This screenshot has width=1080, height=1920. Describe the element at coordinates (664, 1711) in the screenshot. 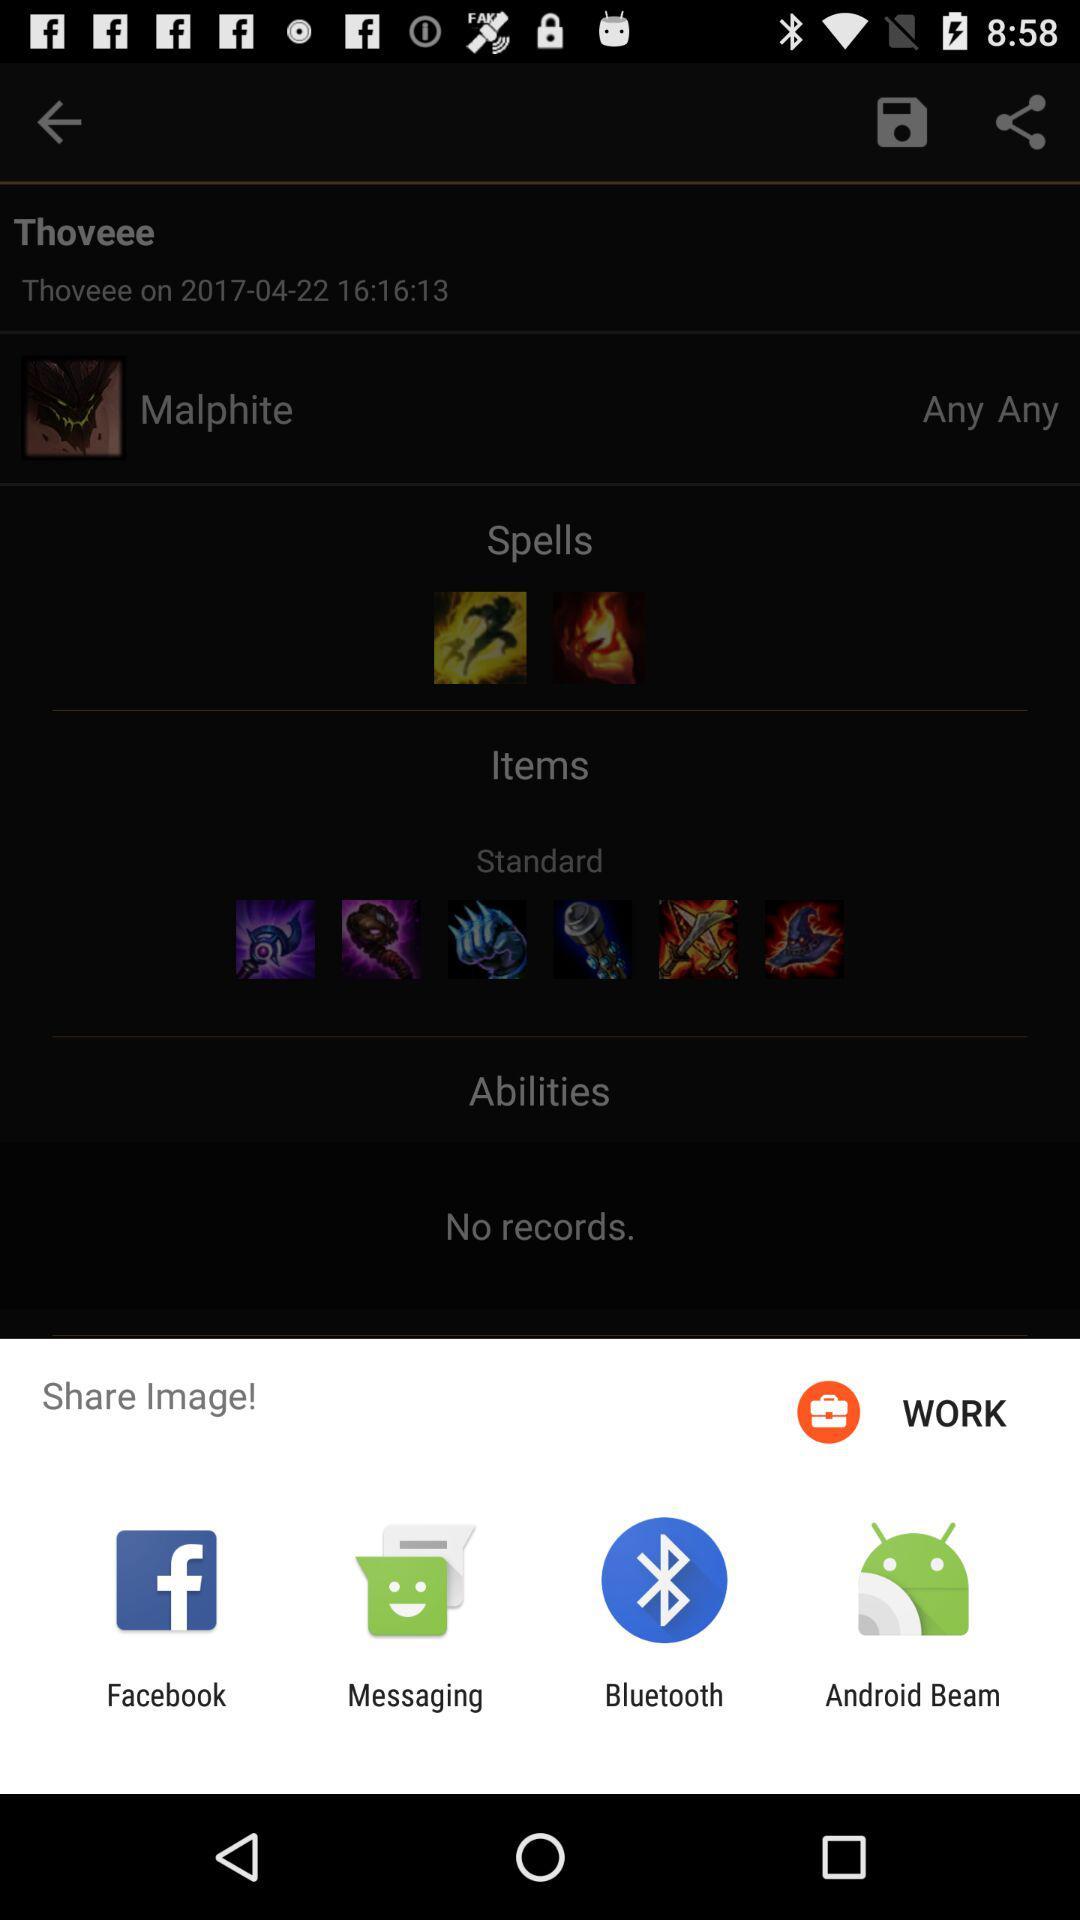

I see `icon next to android beam app` at that location.